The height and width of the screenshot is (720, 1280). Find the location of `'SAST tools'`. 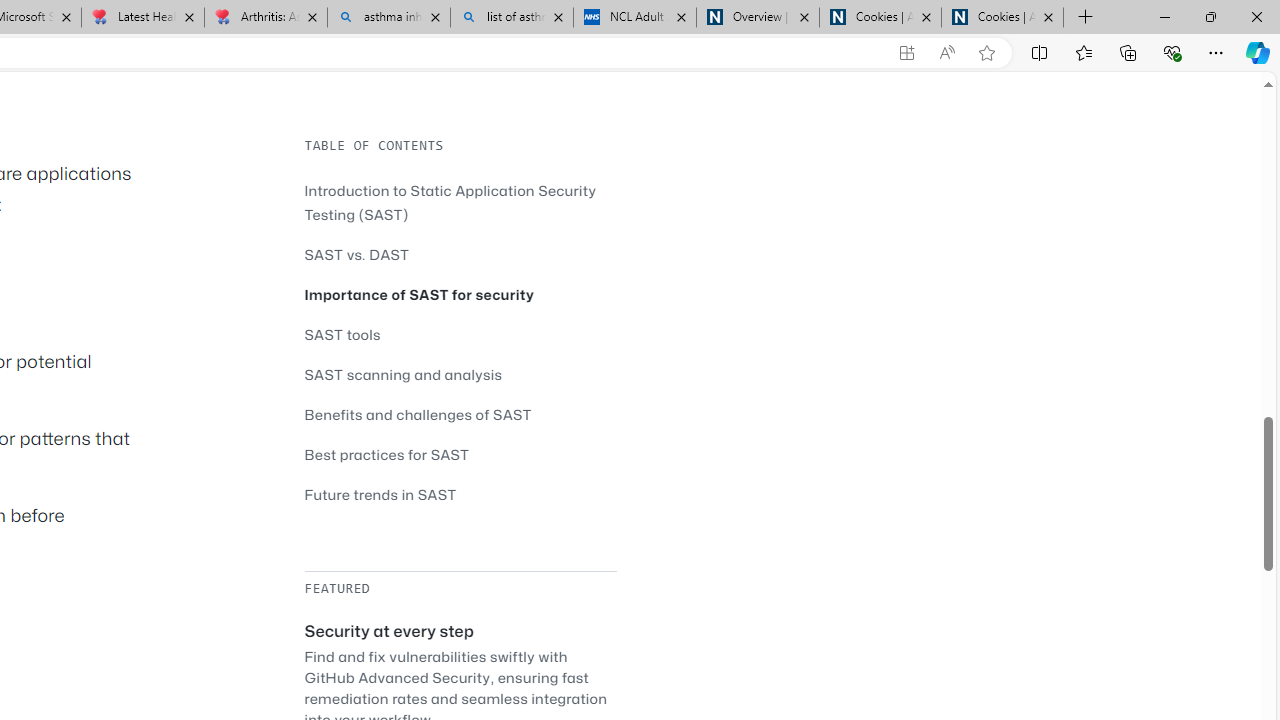

'SAST tools' is located at coordinates (459, 333).